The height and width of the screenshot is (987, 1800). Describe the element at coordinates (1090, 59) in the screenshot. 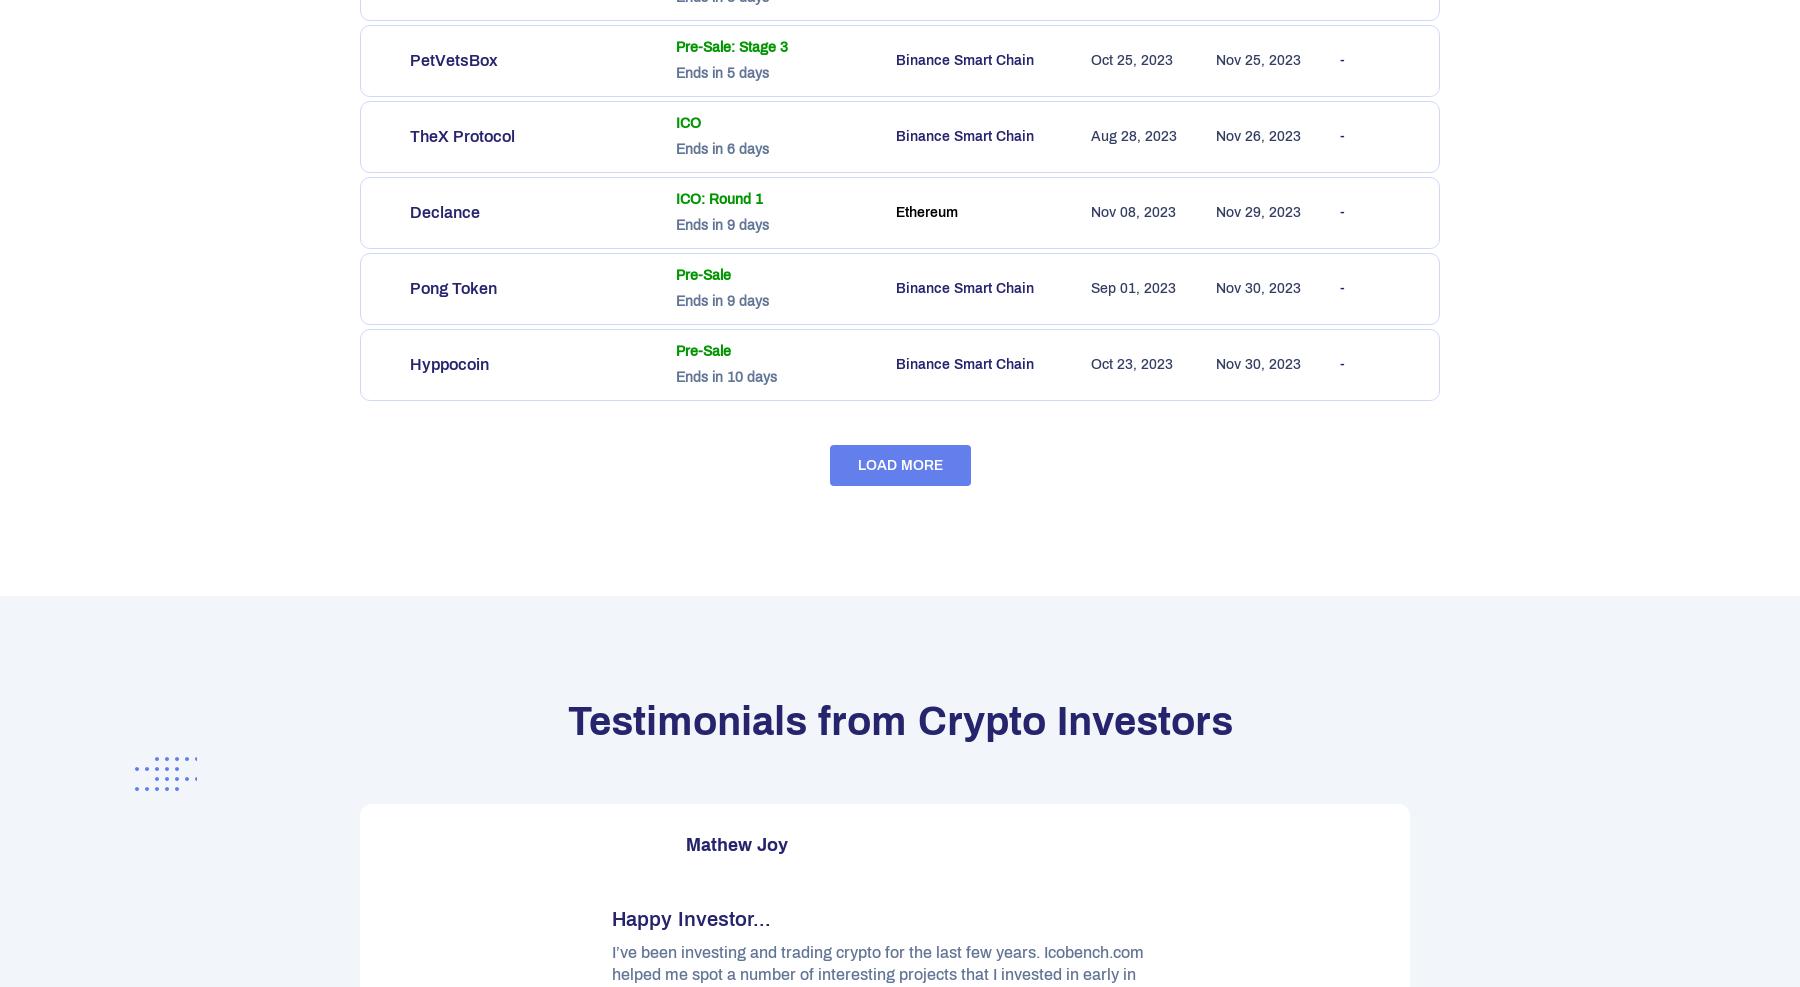

I see `'Oct 25, 2023'` at that location.